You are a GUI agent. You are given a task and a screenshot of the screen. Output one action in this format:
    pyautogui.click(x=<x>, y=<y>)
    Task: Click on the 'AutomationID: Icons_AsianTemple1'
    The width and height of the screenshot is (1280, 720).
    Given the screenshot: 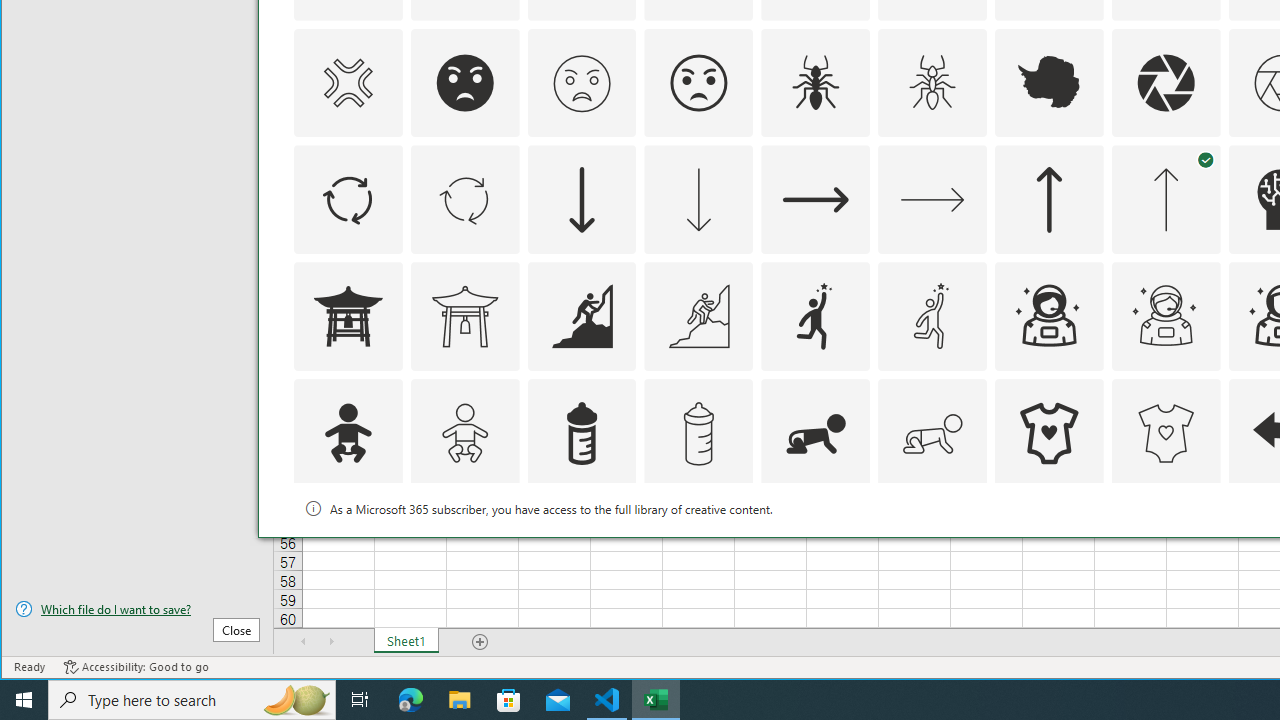 What is the action you would take?
    pyautogui.click(x=348, y=315)
    